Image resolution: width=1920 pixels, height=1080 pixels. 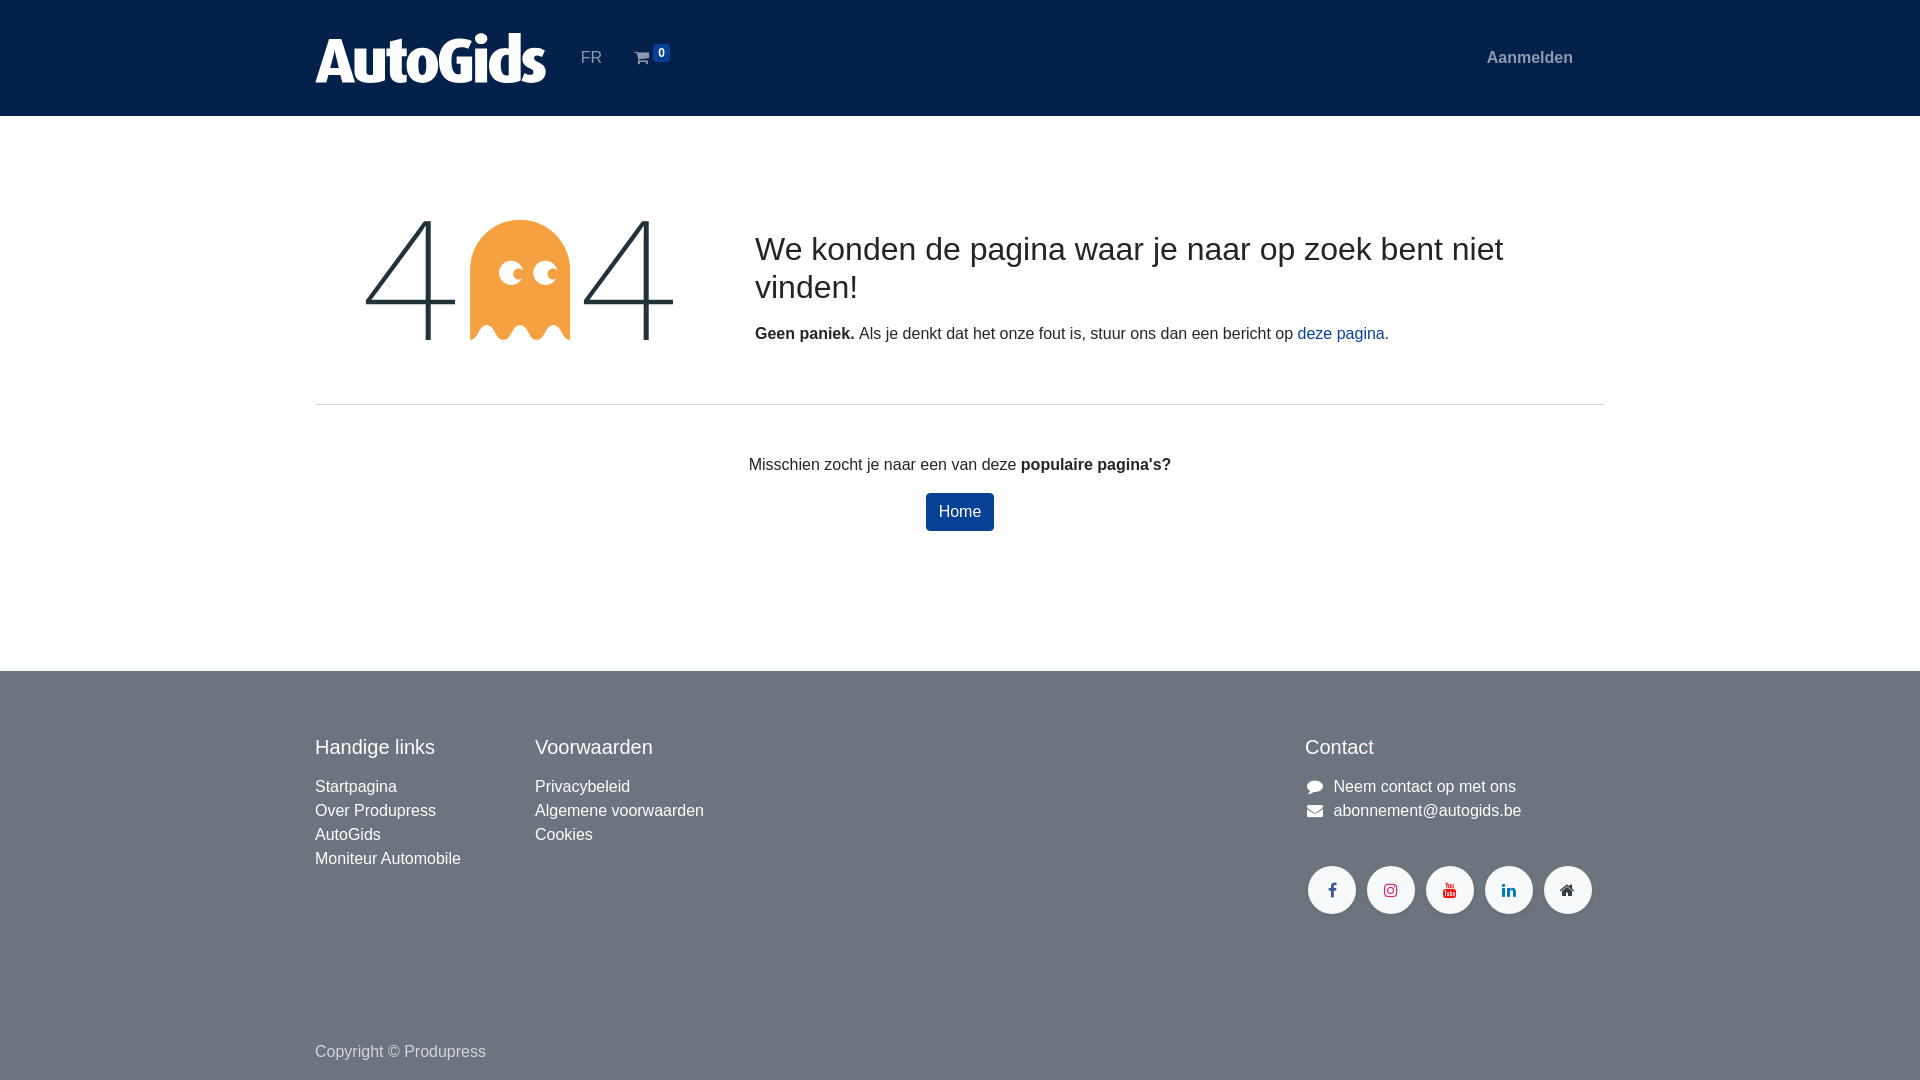 What do you see at coordinates (1427, 810) in the screenshot?
I see `'abonnement@autogids.be'` at bounding box center [1427, 810].